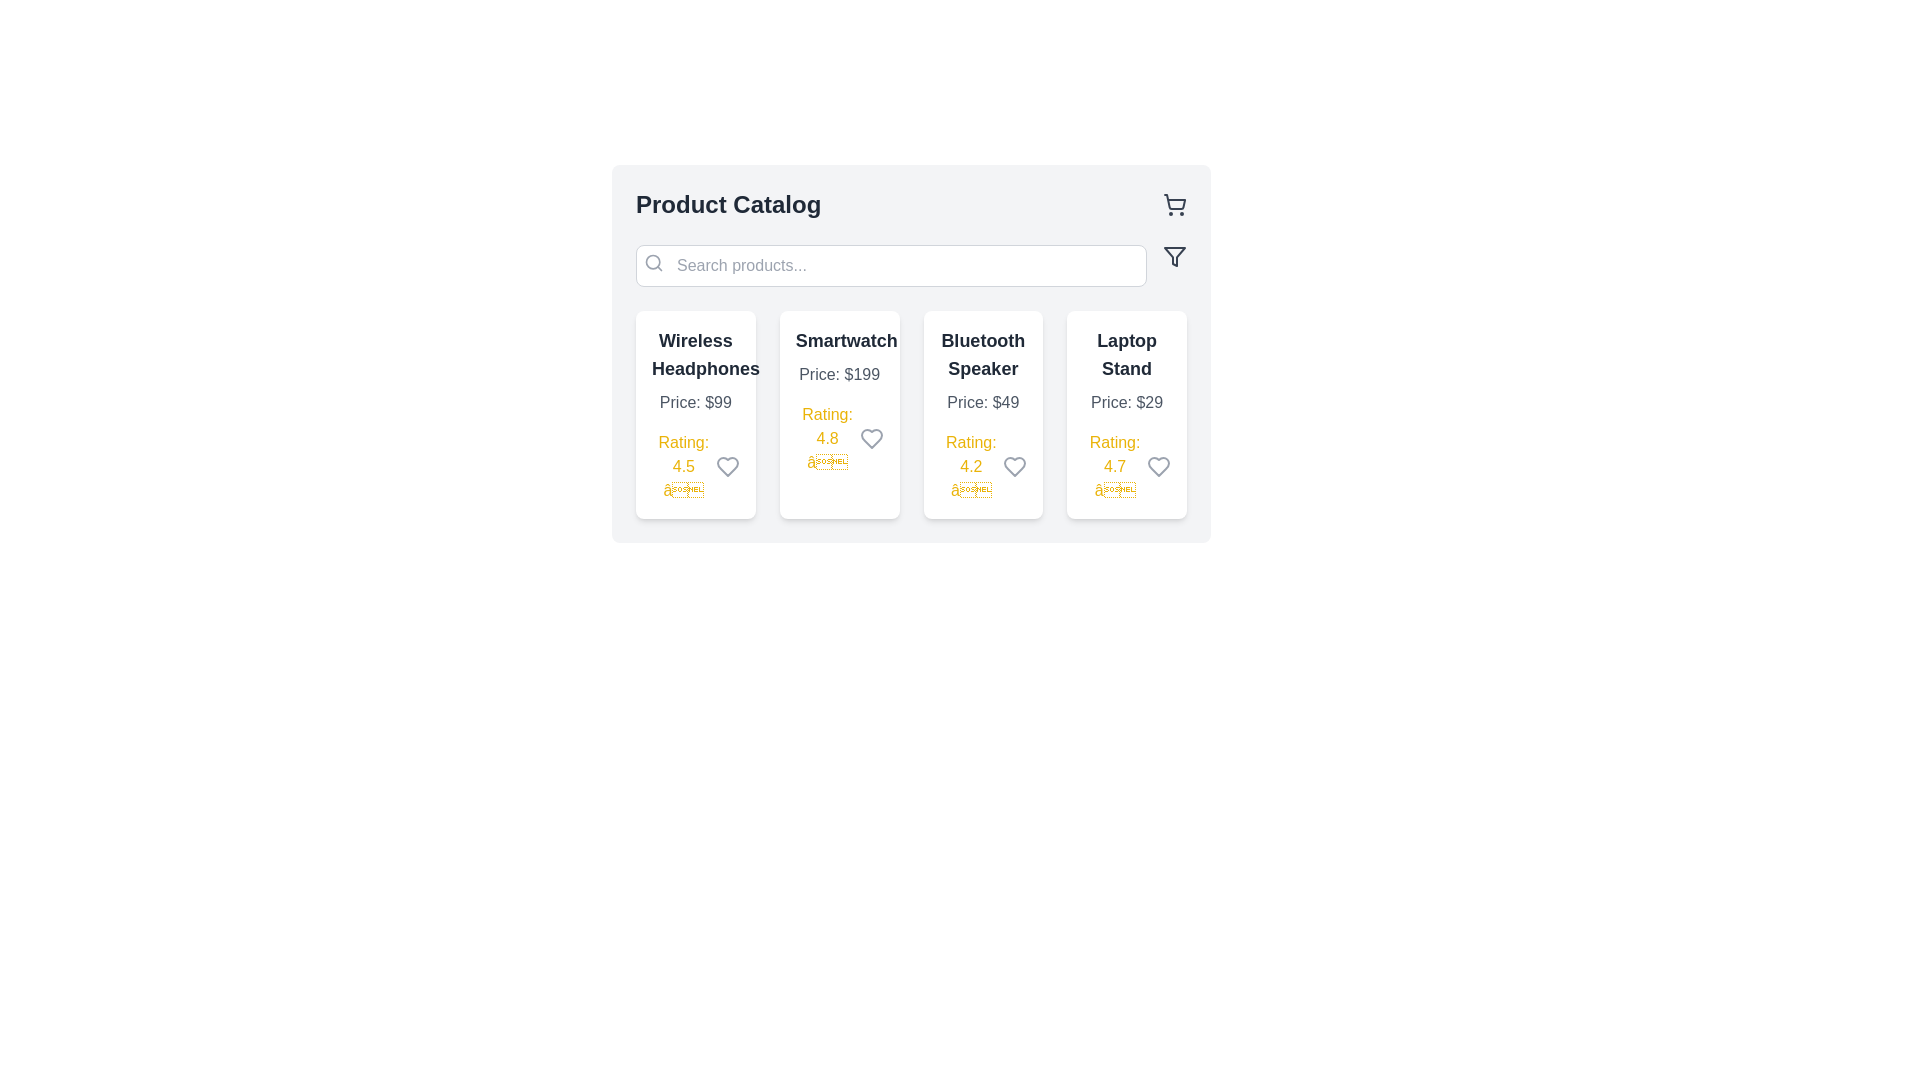 This screenshot has width=1920, height=1080. Describe the element at coordinates (1175, 256) in the screenshot. I see `the funnel icon used for filtering in the Product Catalog toolbar` at that location.